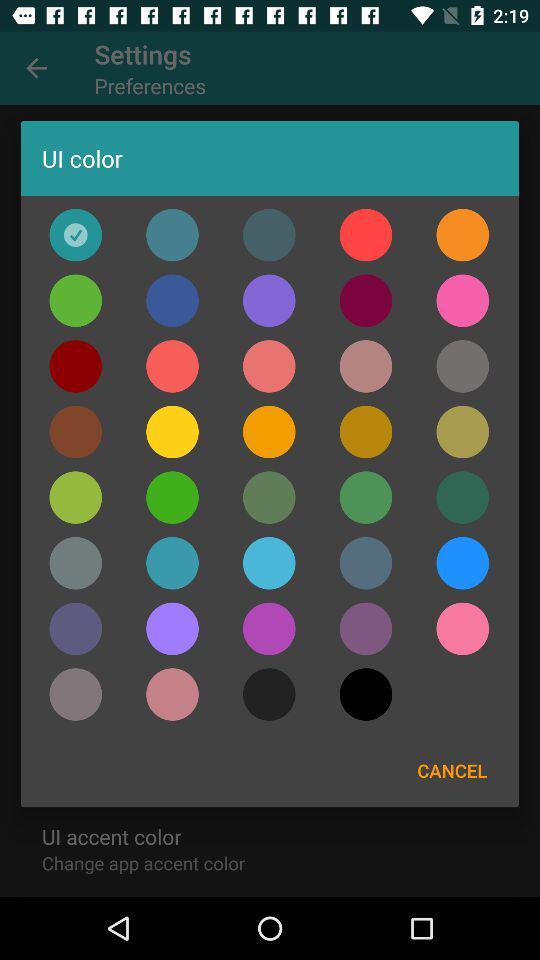 This screenshot has height=960, width=540. What do you see at coordinates (462, 563) in the screenshot?
I see `color` at bounding box center [462, 563].